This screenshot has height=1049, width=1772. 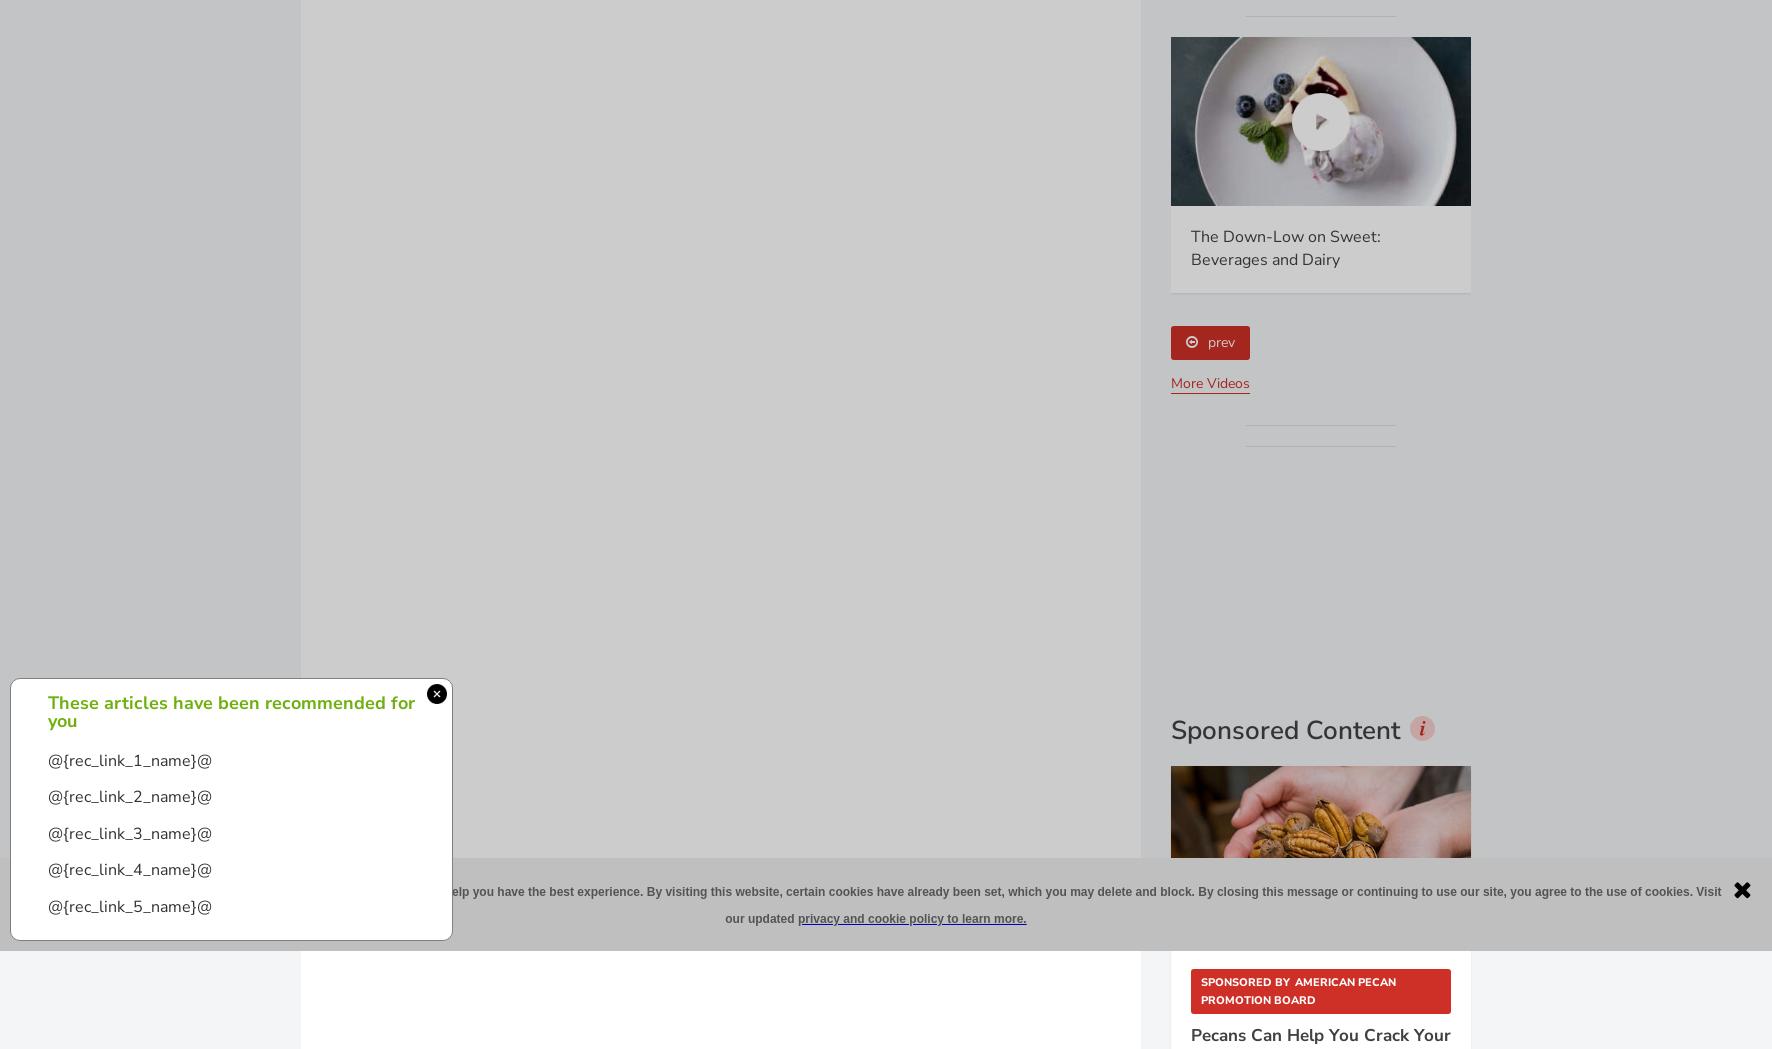 I want to click on 'Prepared Foods', so click(x=1282, y=562).